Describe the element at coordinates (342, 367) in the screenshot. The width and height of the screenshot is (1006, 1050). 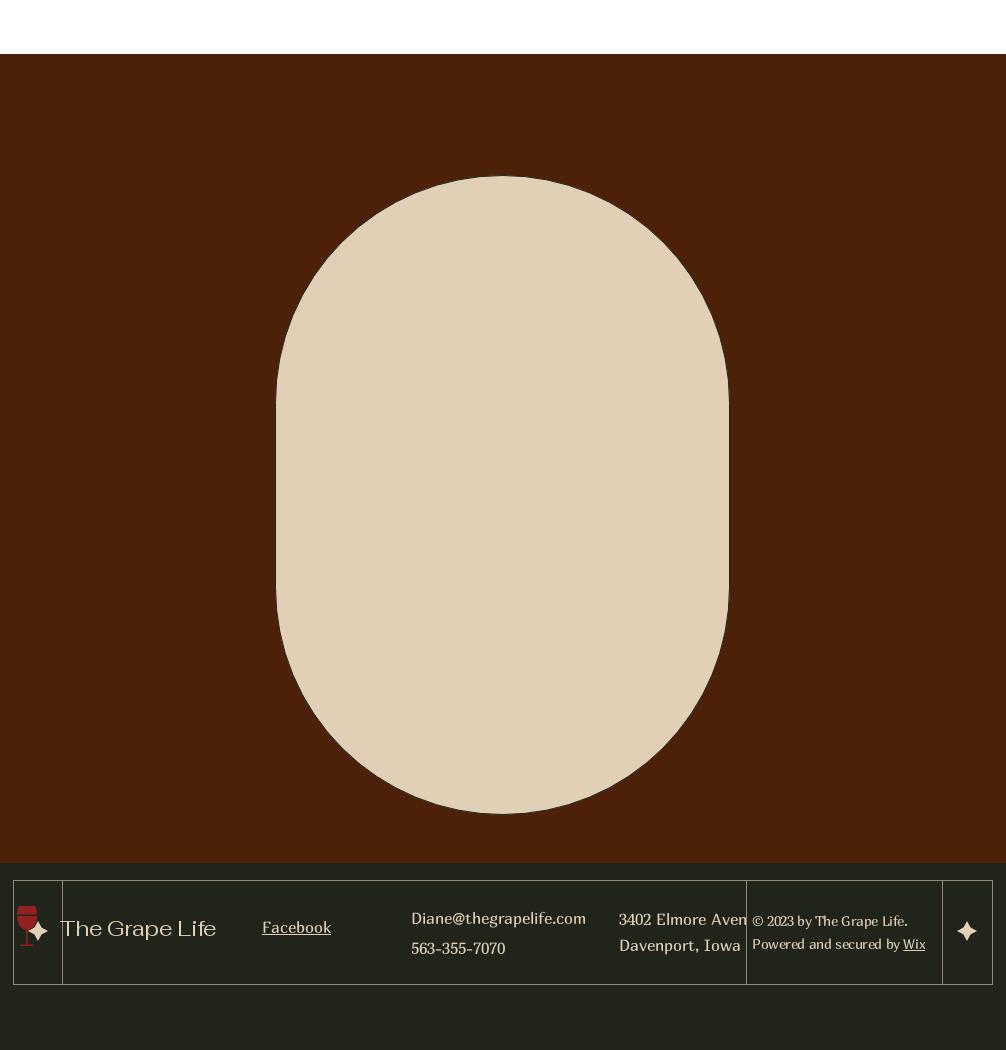
I see `'WE ARE OPEN.'` at that location.